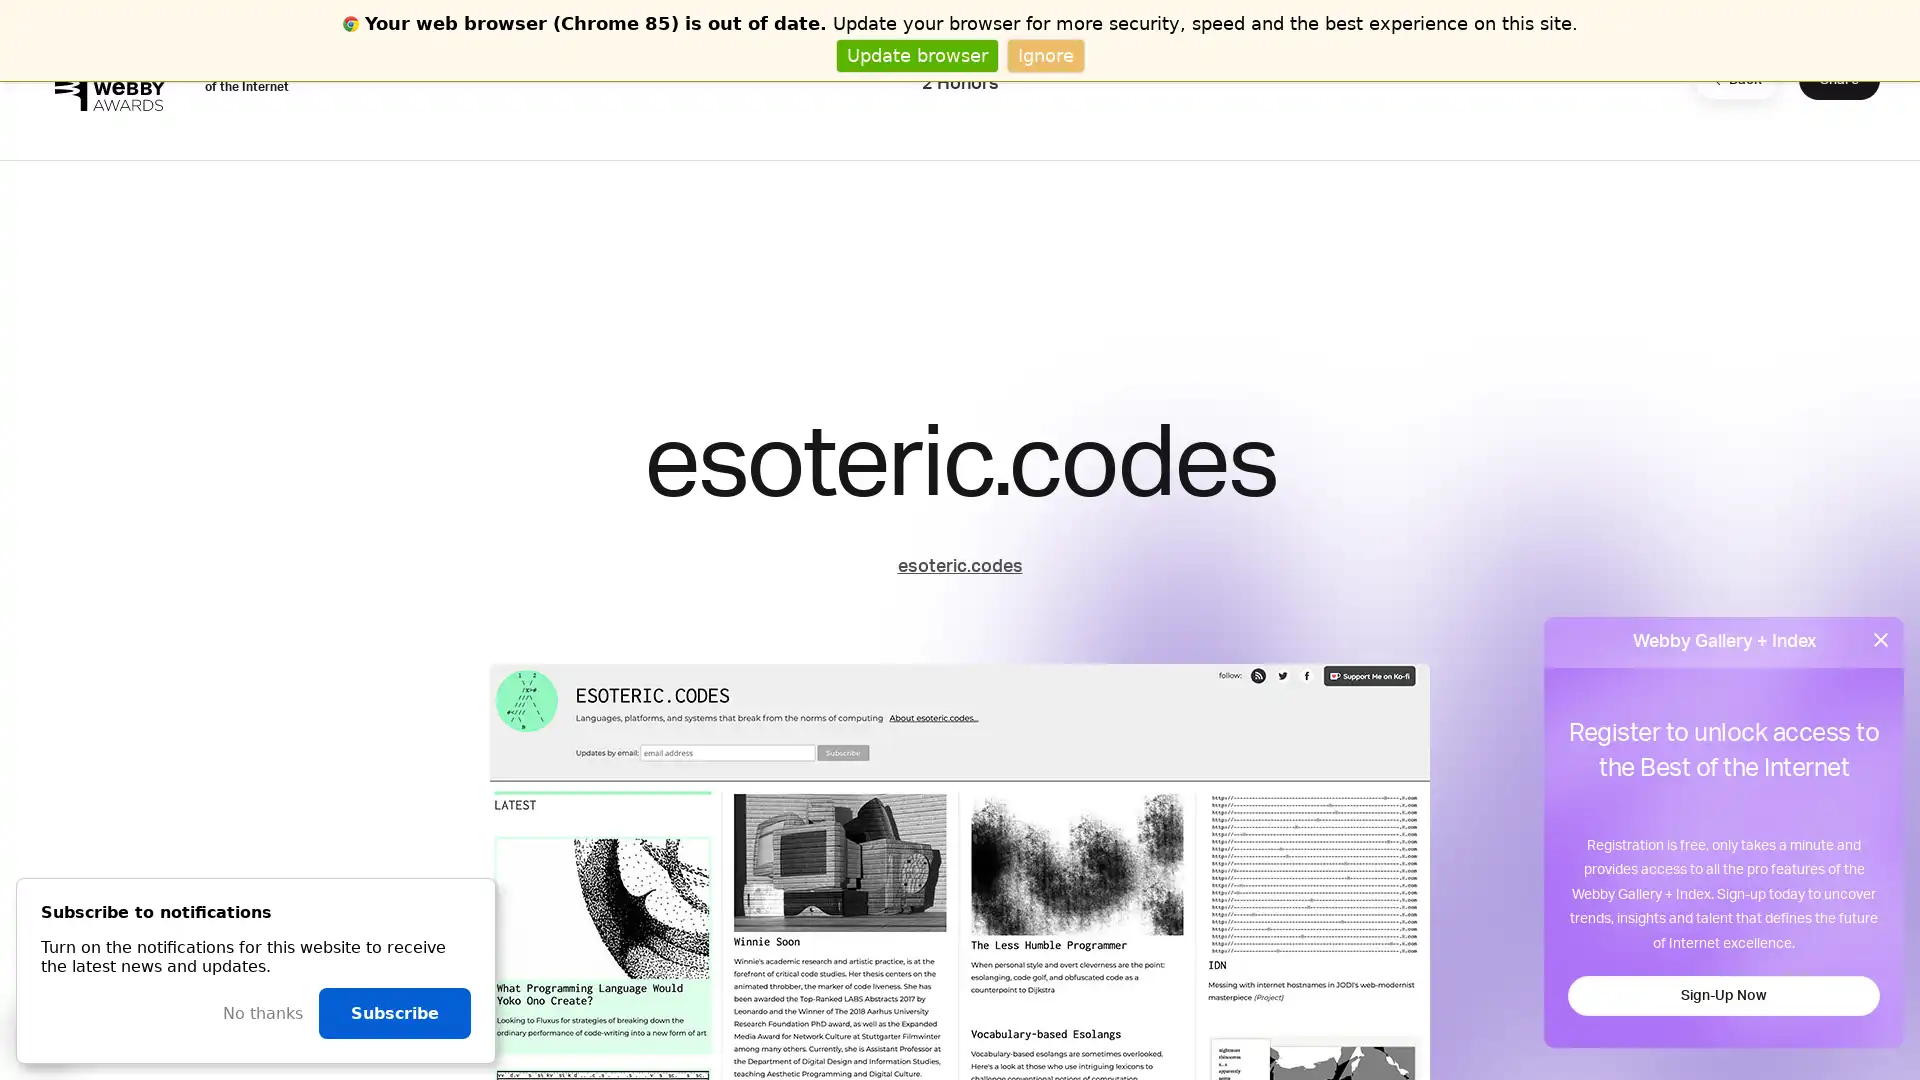  What do you see at coordinates (394, 1013) in the screenshot?
I see `Subscribe` at bounding box center [394, 1013].